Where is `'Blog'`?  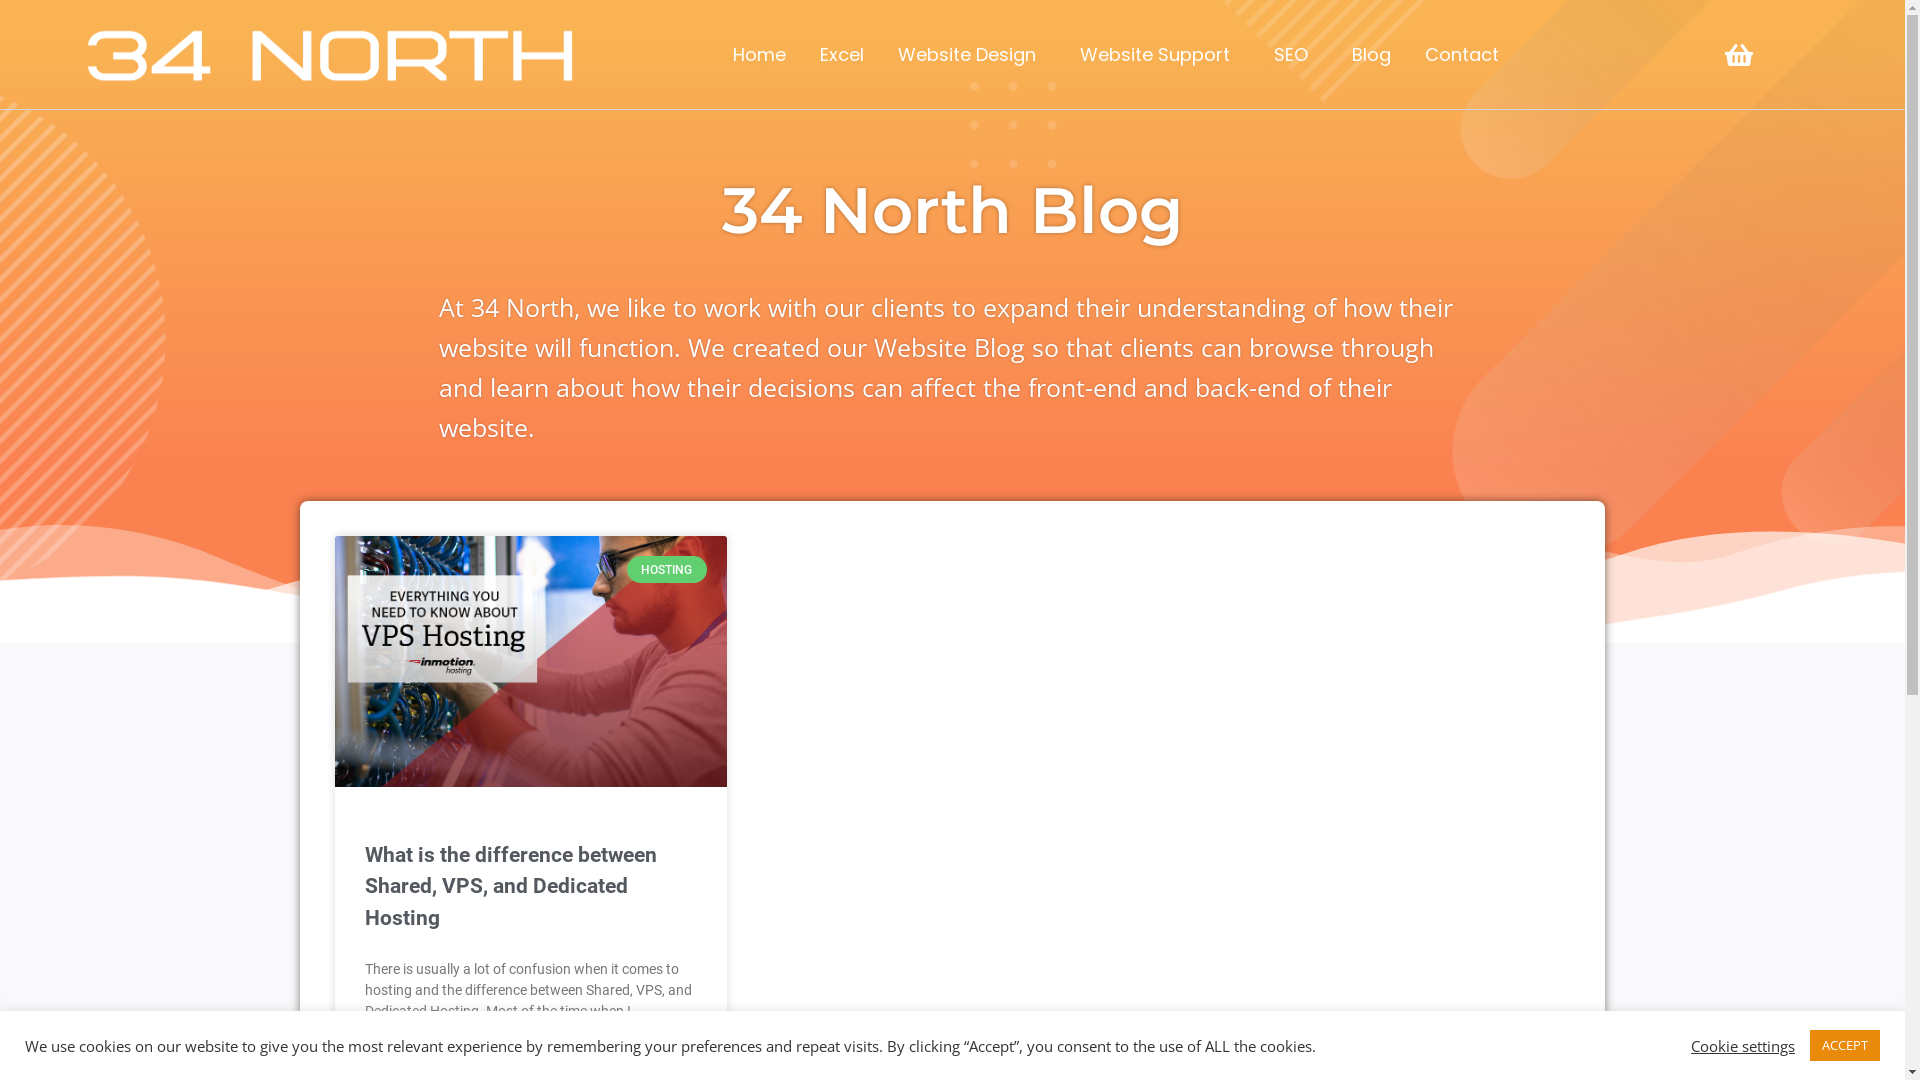
'Blog' is located at coordinates (1334, 53).